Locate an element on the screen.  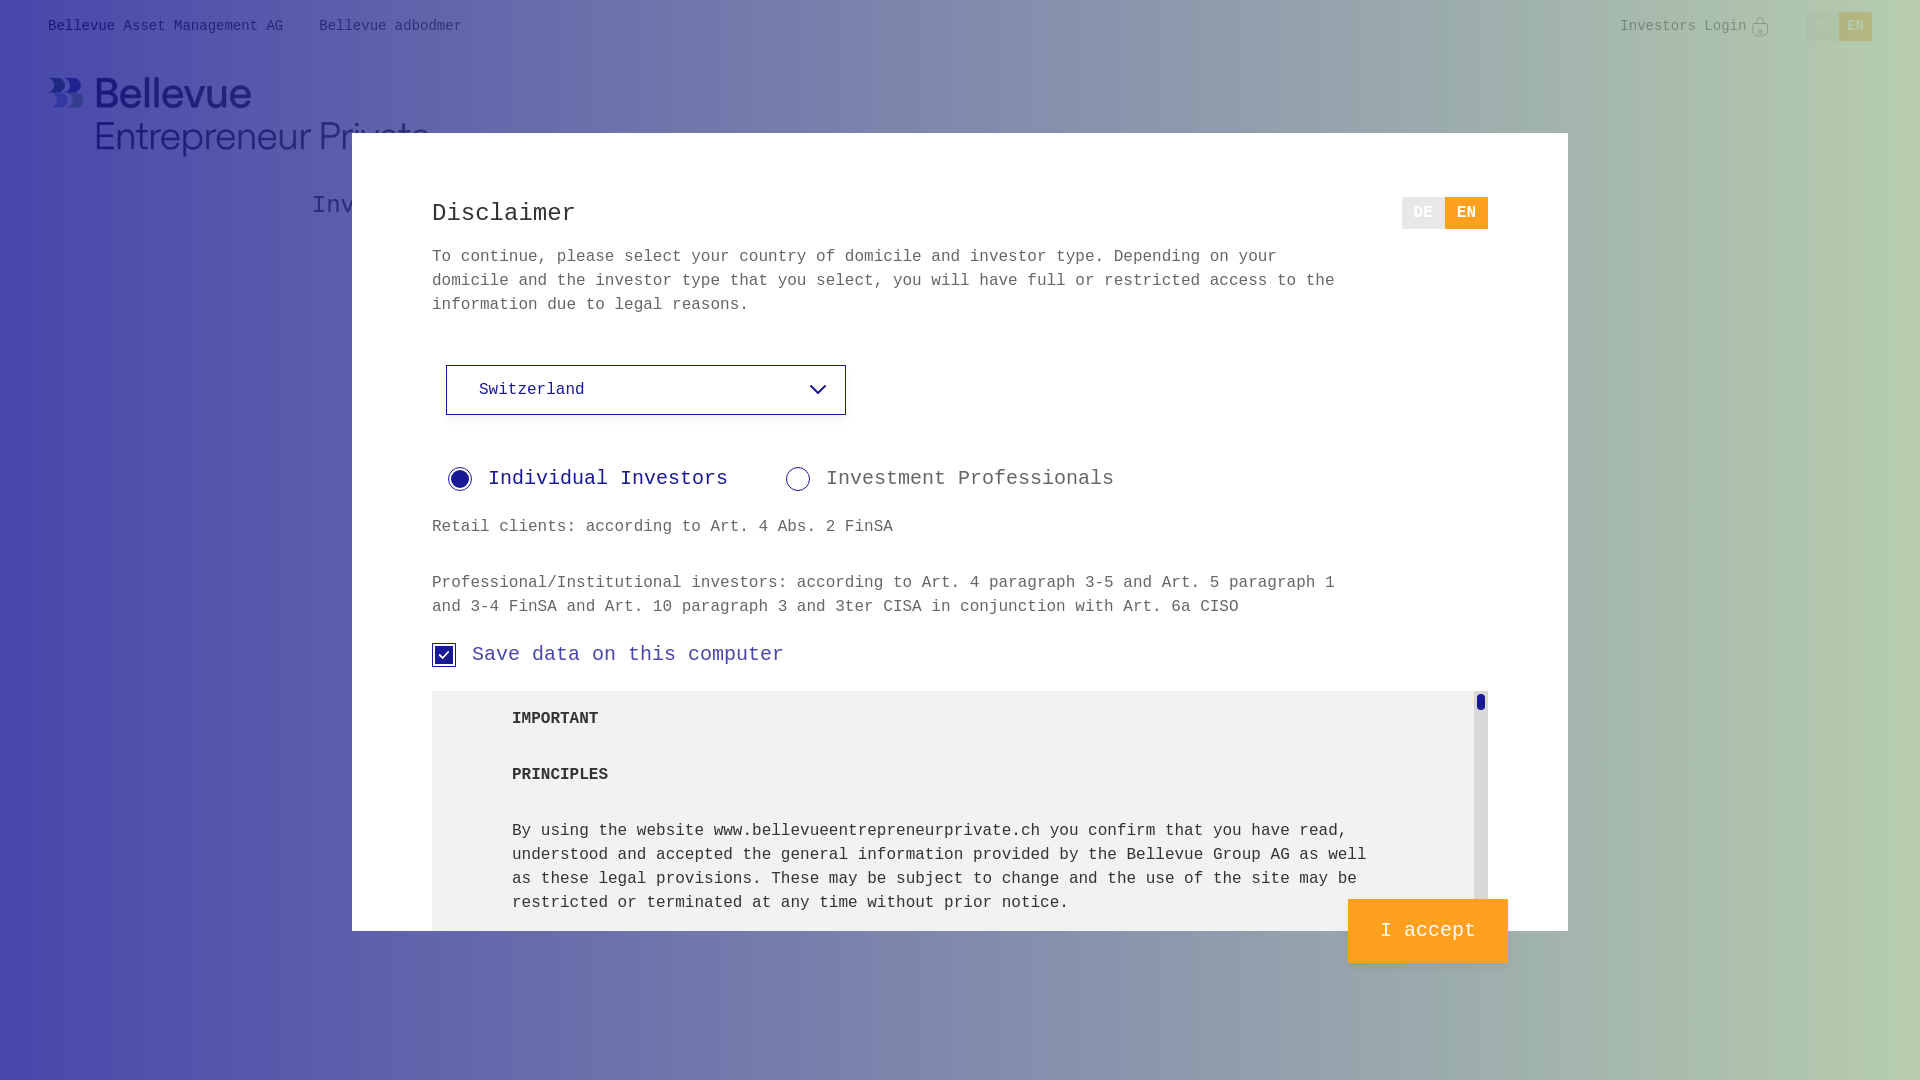
'Investment focus' is located at coordinates (426, 205).